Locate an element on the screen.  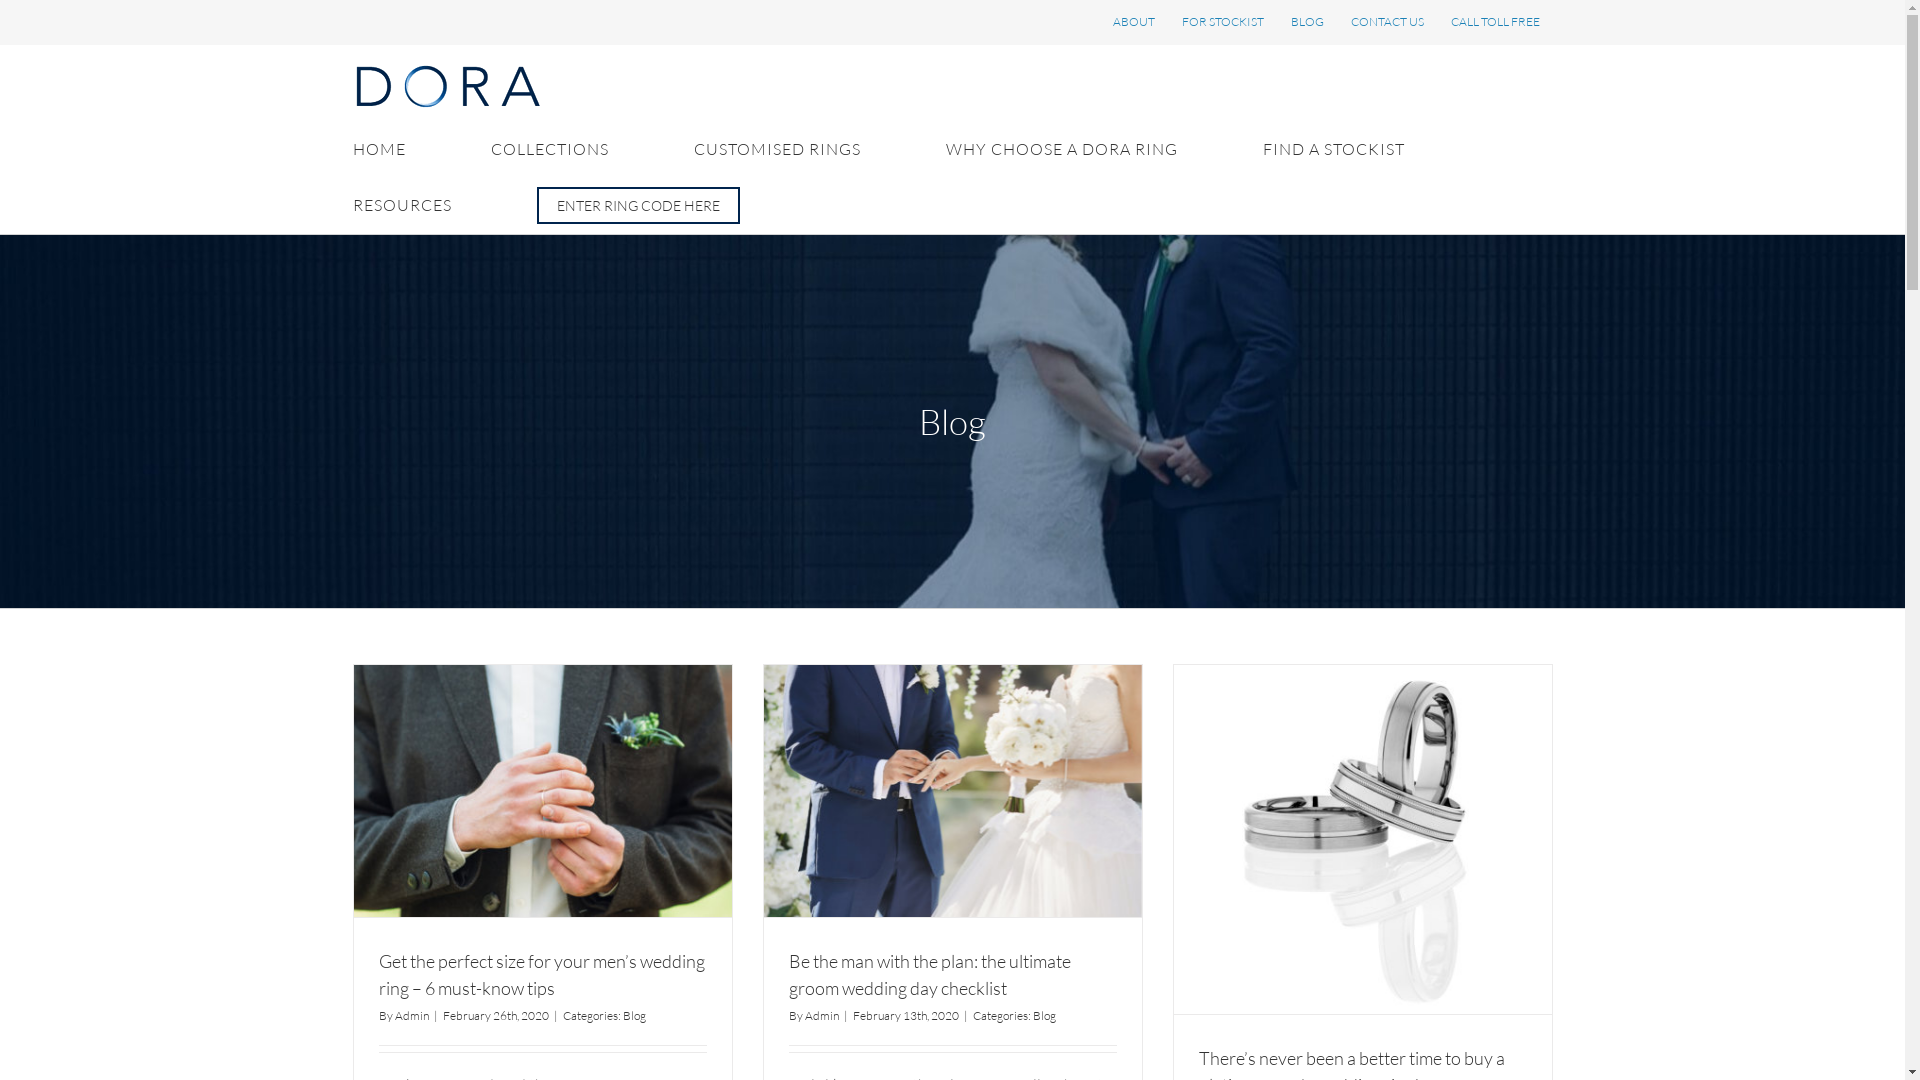
'BLOG' is located at coordinates (1307, 22).